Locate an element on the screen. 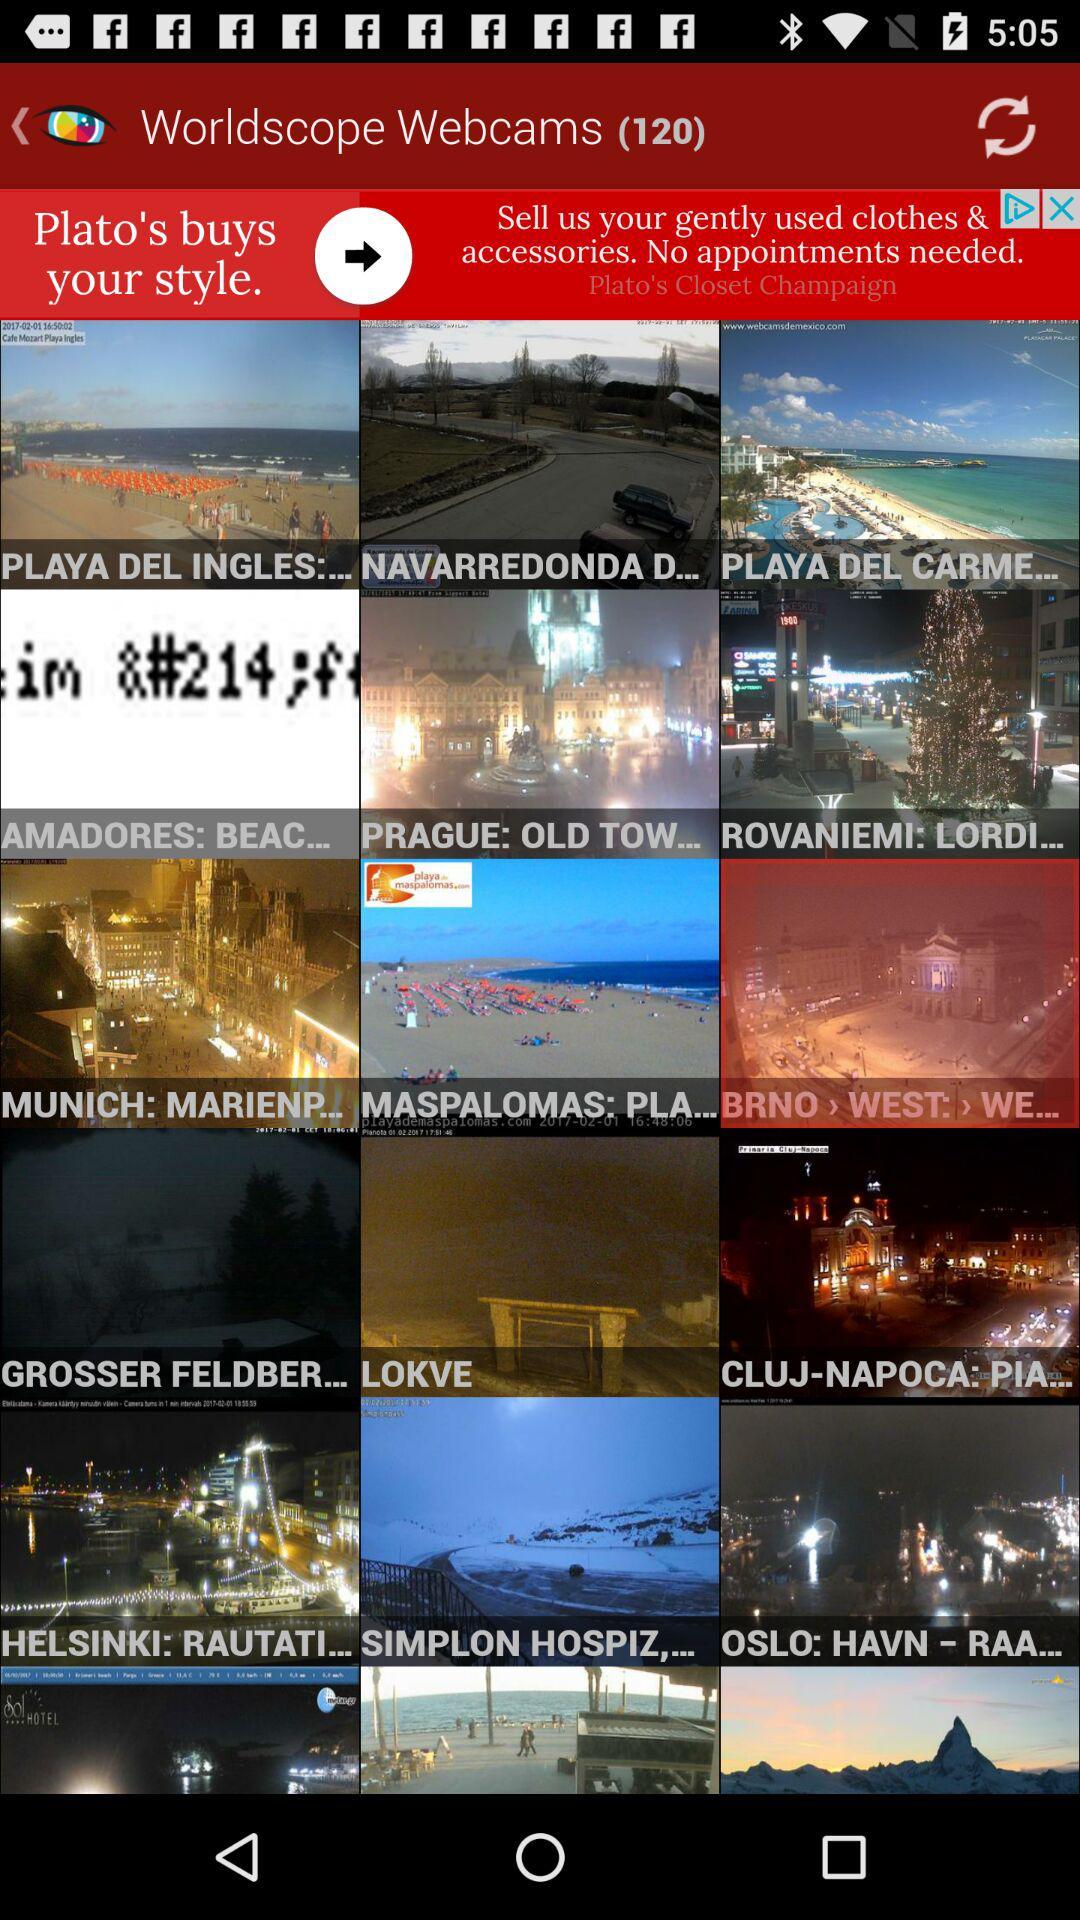 This screenshot has width=1080, height=1920. visit plato 's is located at coordinates (540, 253).